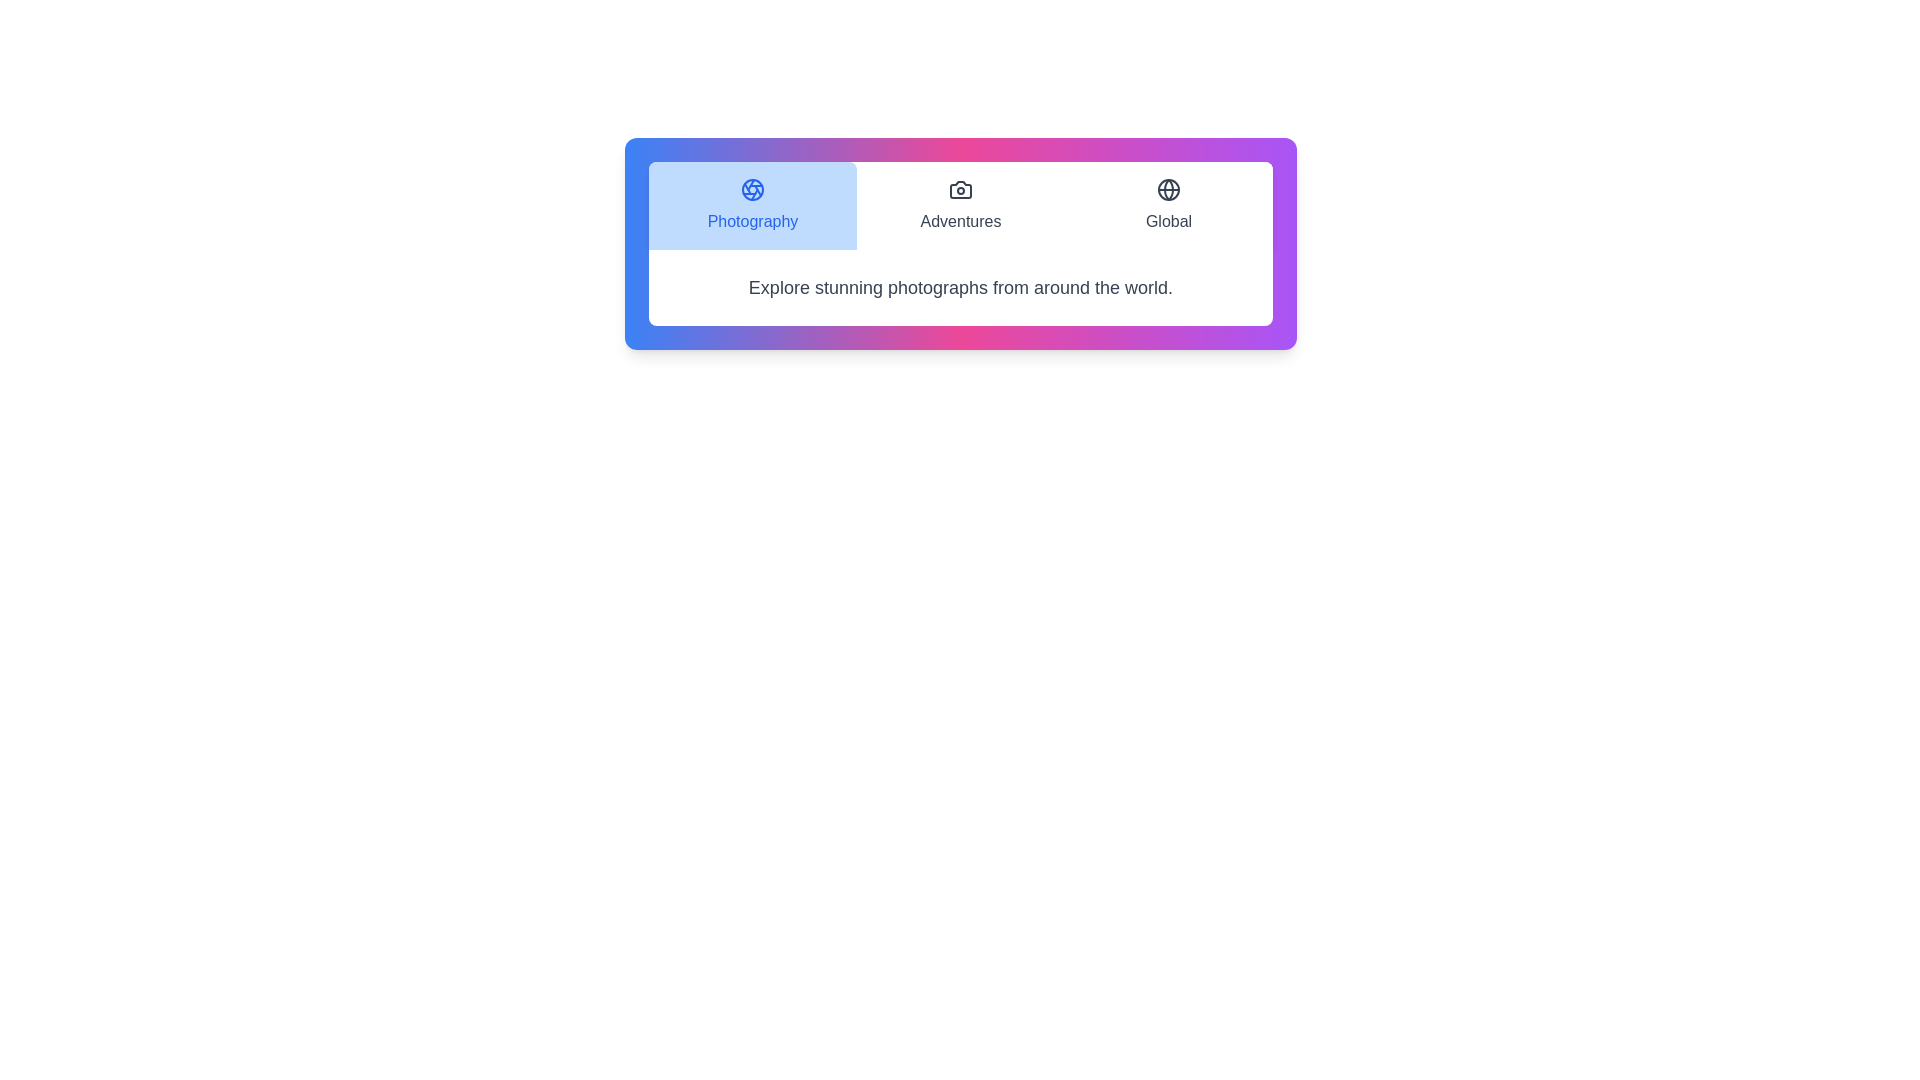  I want to click on on the text label reading 'Adventures', which is centrally located below a camera icon and part of a button-like structure with rounded corners, so click(960, 222).